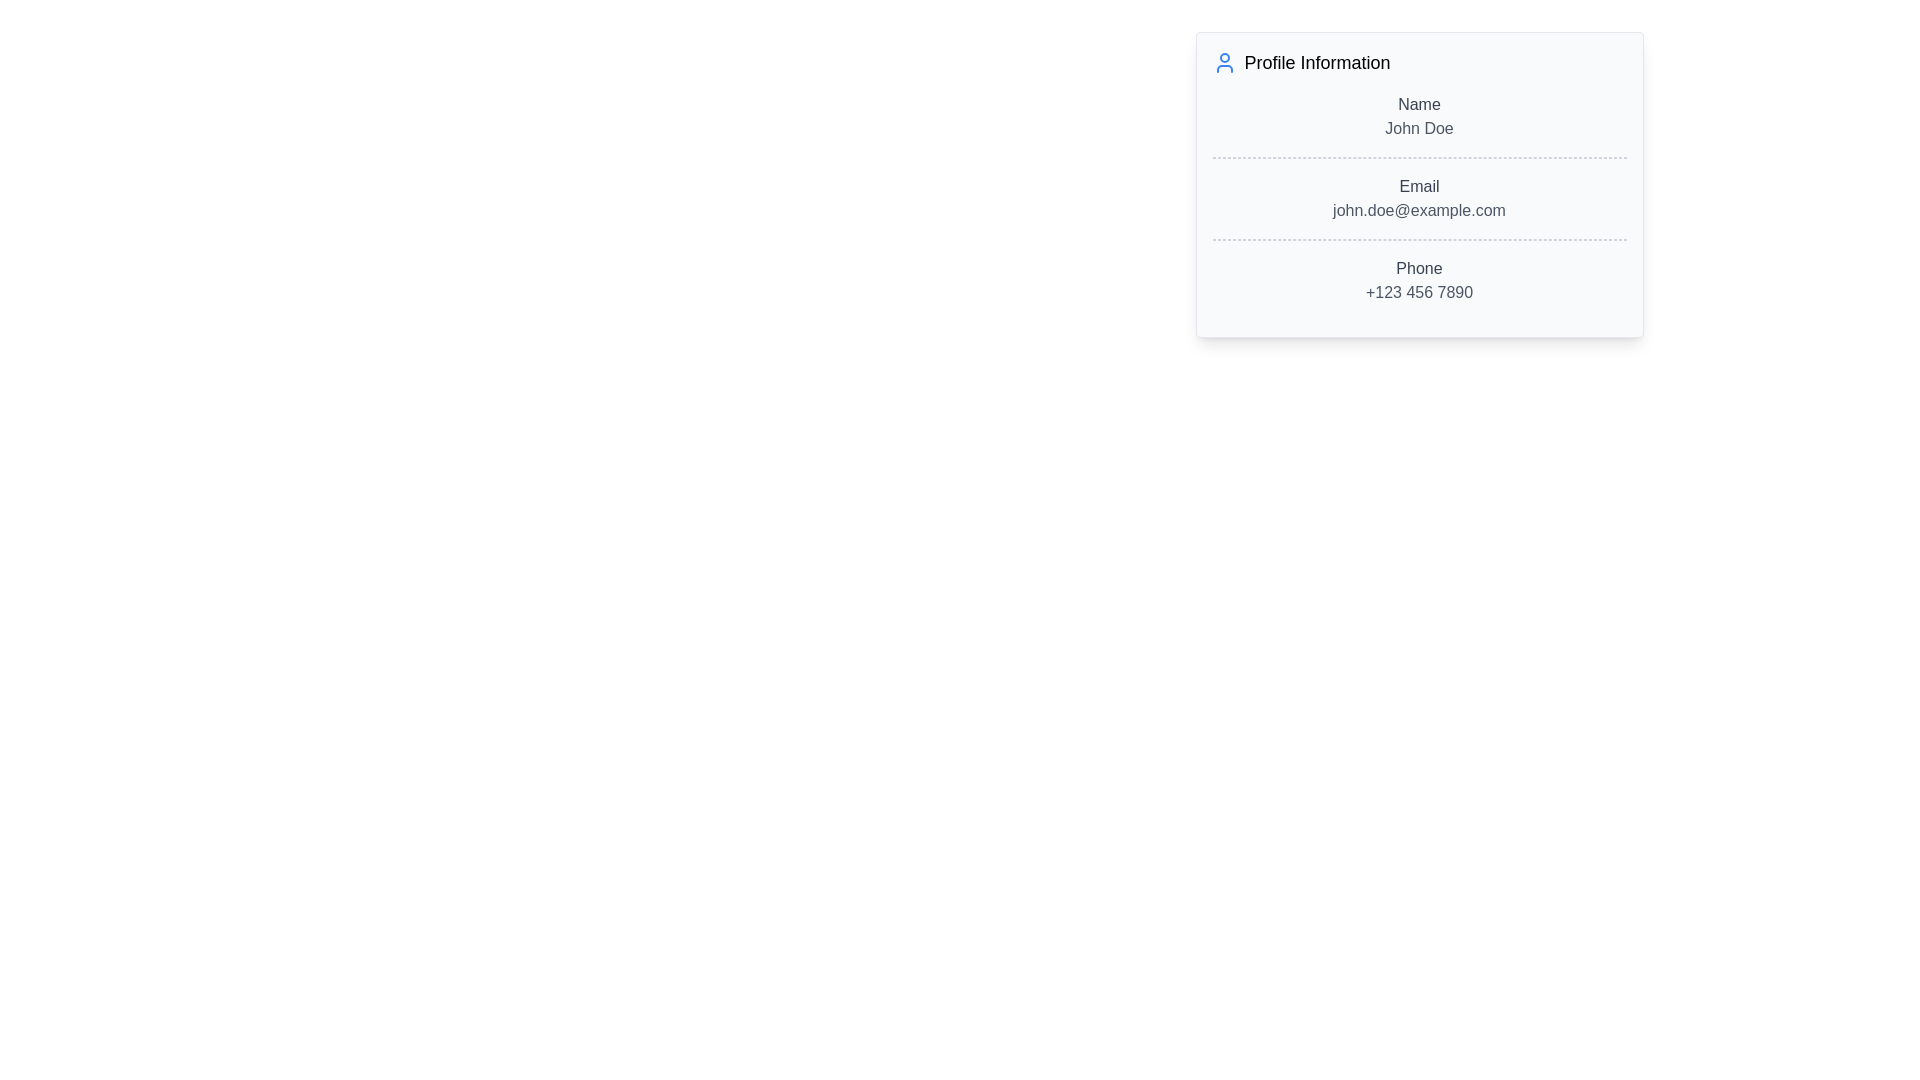  I want to click on the text label displaying 'Name' in medium font weight and gray color, located in the top section of the 'Profile Information' card, so click(1418, 104).